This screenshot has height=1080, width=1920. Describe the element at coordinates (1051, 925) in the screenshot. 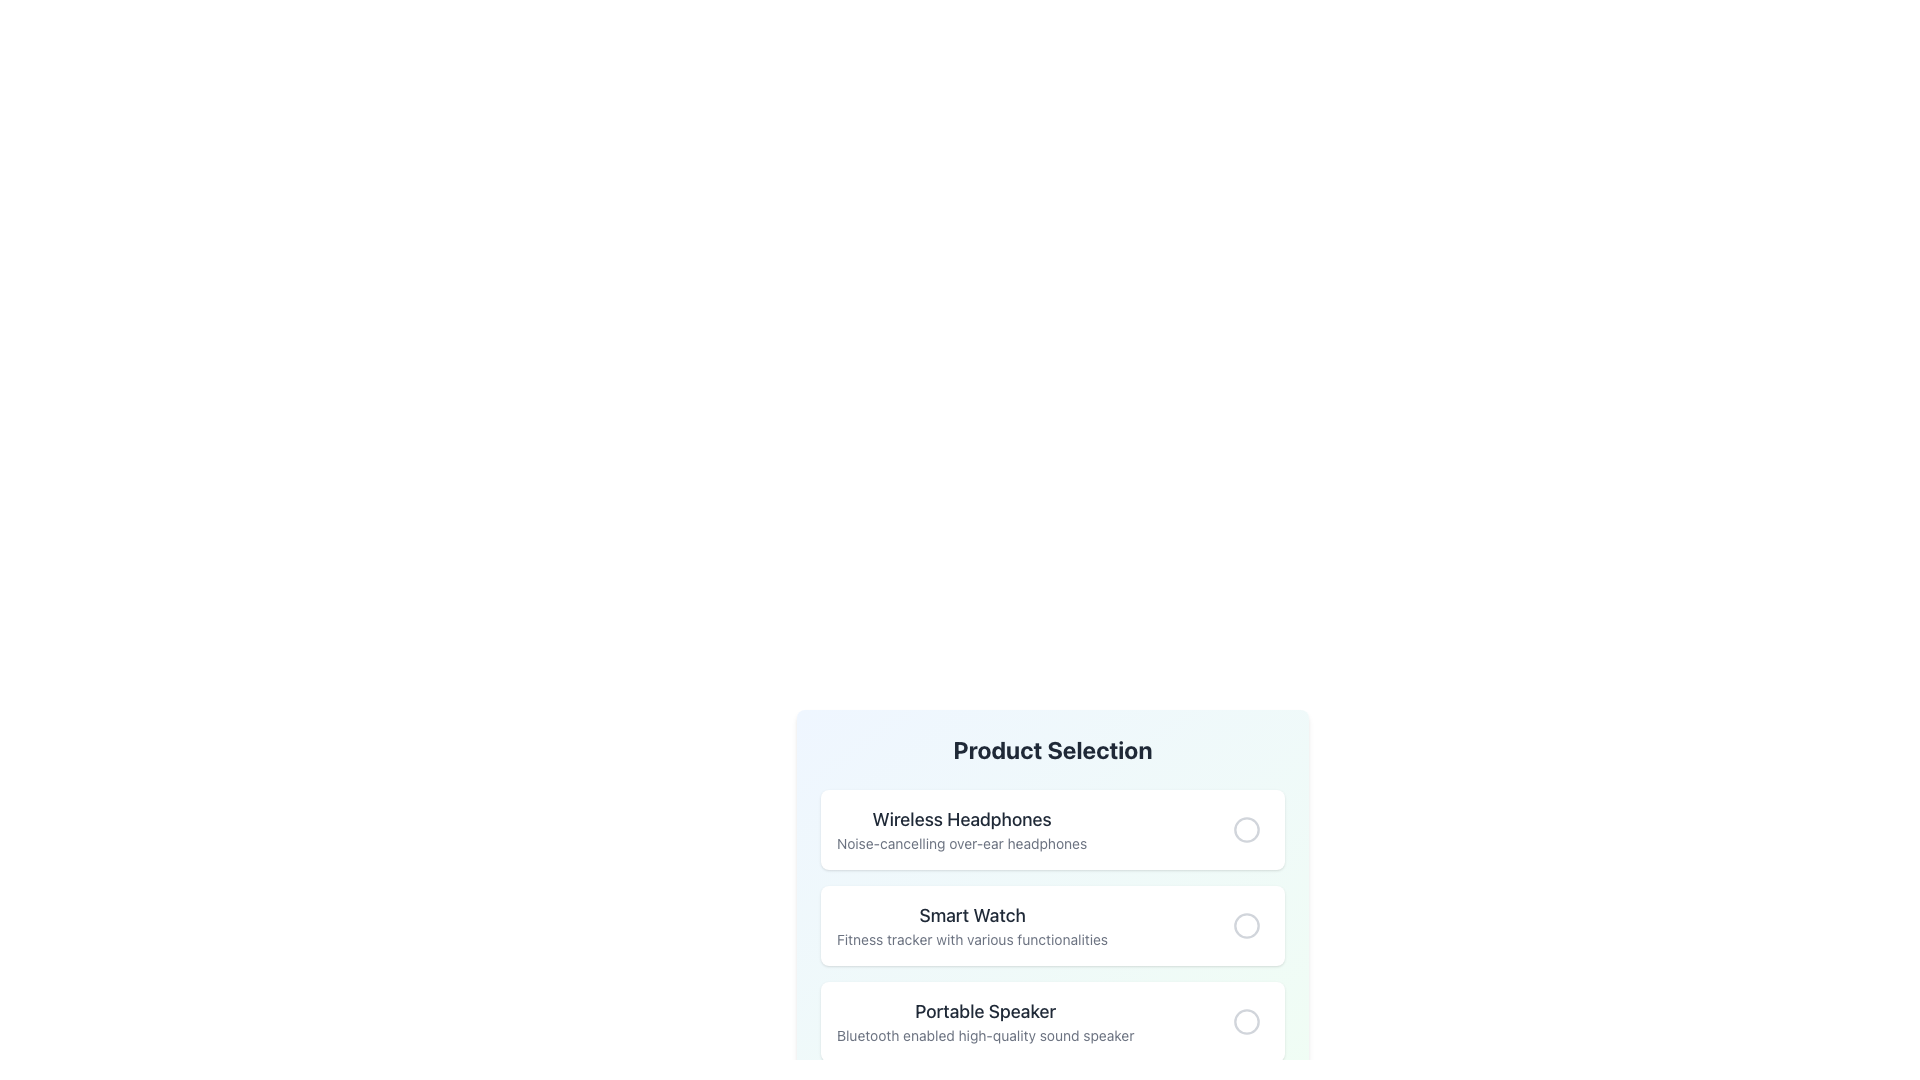

I see `description of the 'Smart Watch' Information Card, which is the second item in a vertical list of options` at that location.